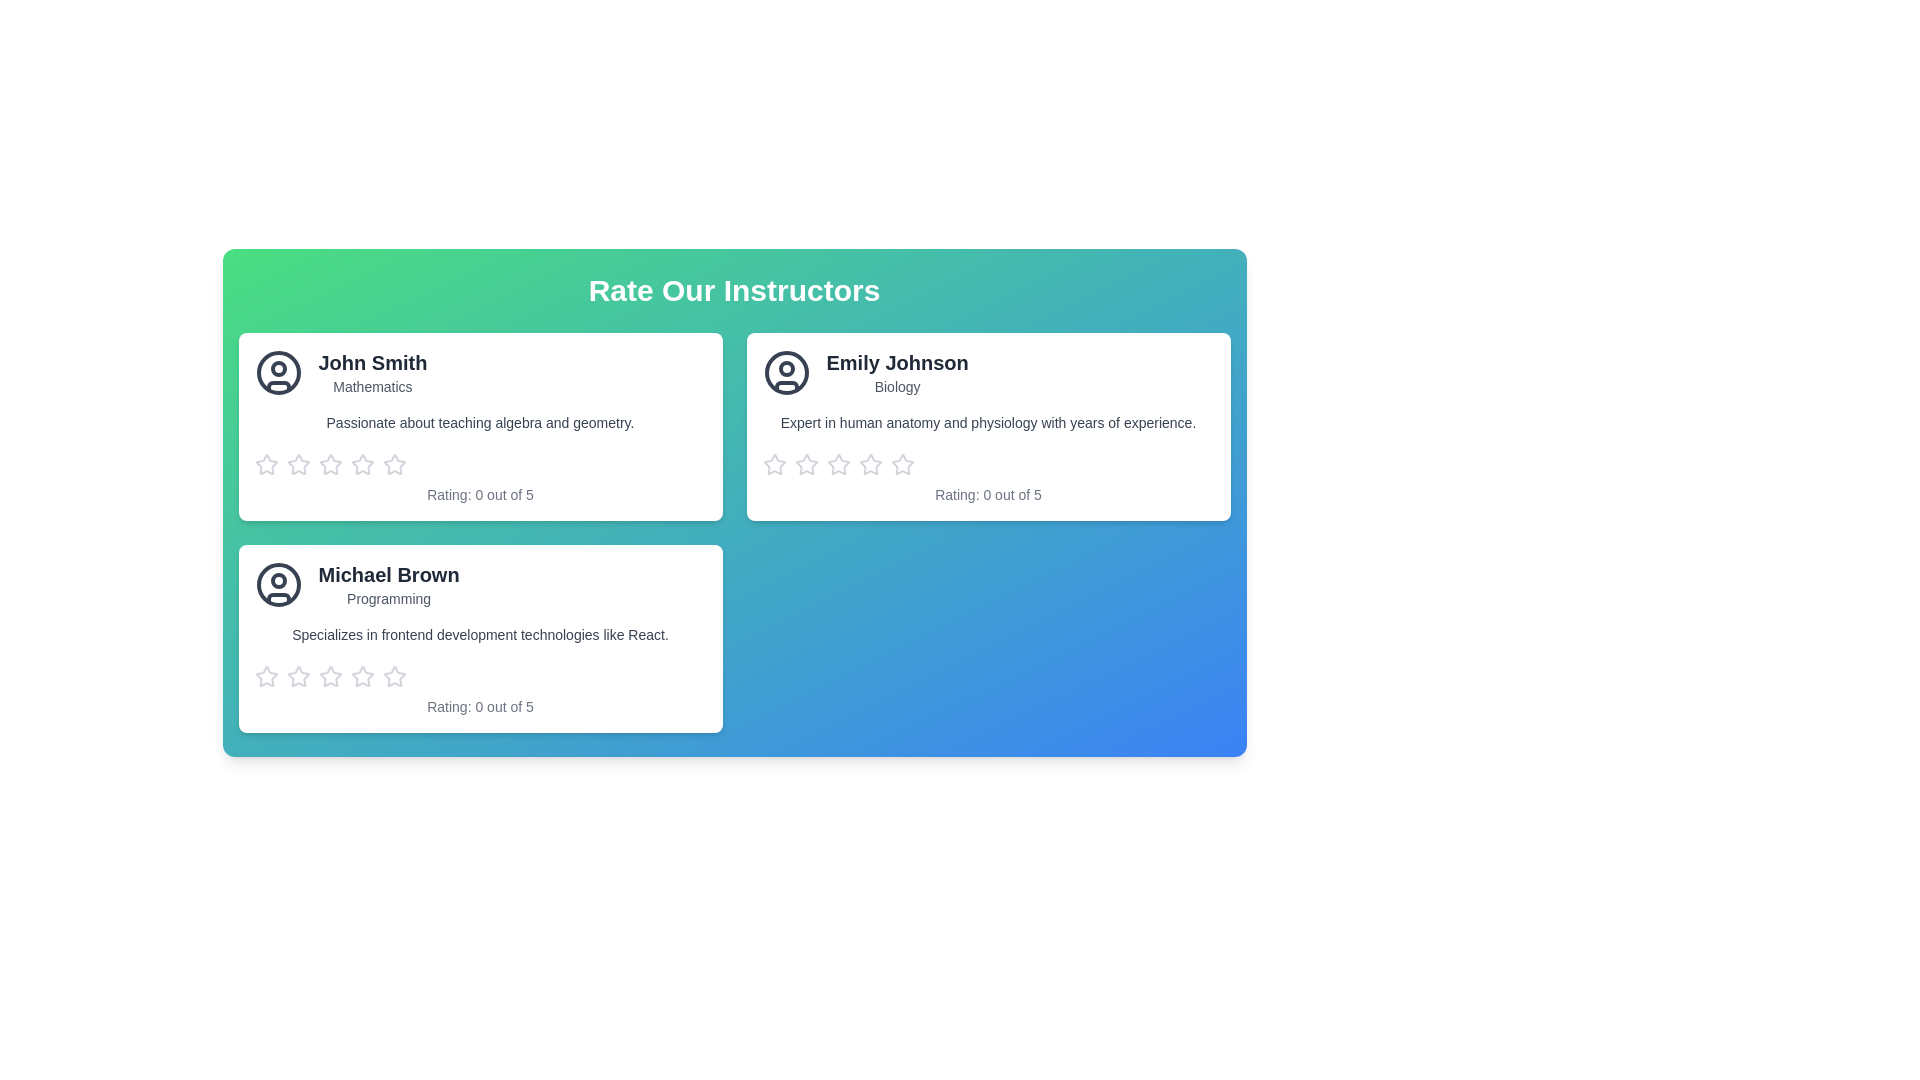 The height and width of the screenshot is (1080, 1920). What do you see at coordinates (297, 464) in the screenshot?
I see `the first star icon in the rating system to provide a rating for the profile of 'John Smith'` at bounding box center [297, 464].